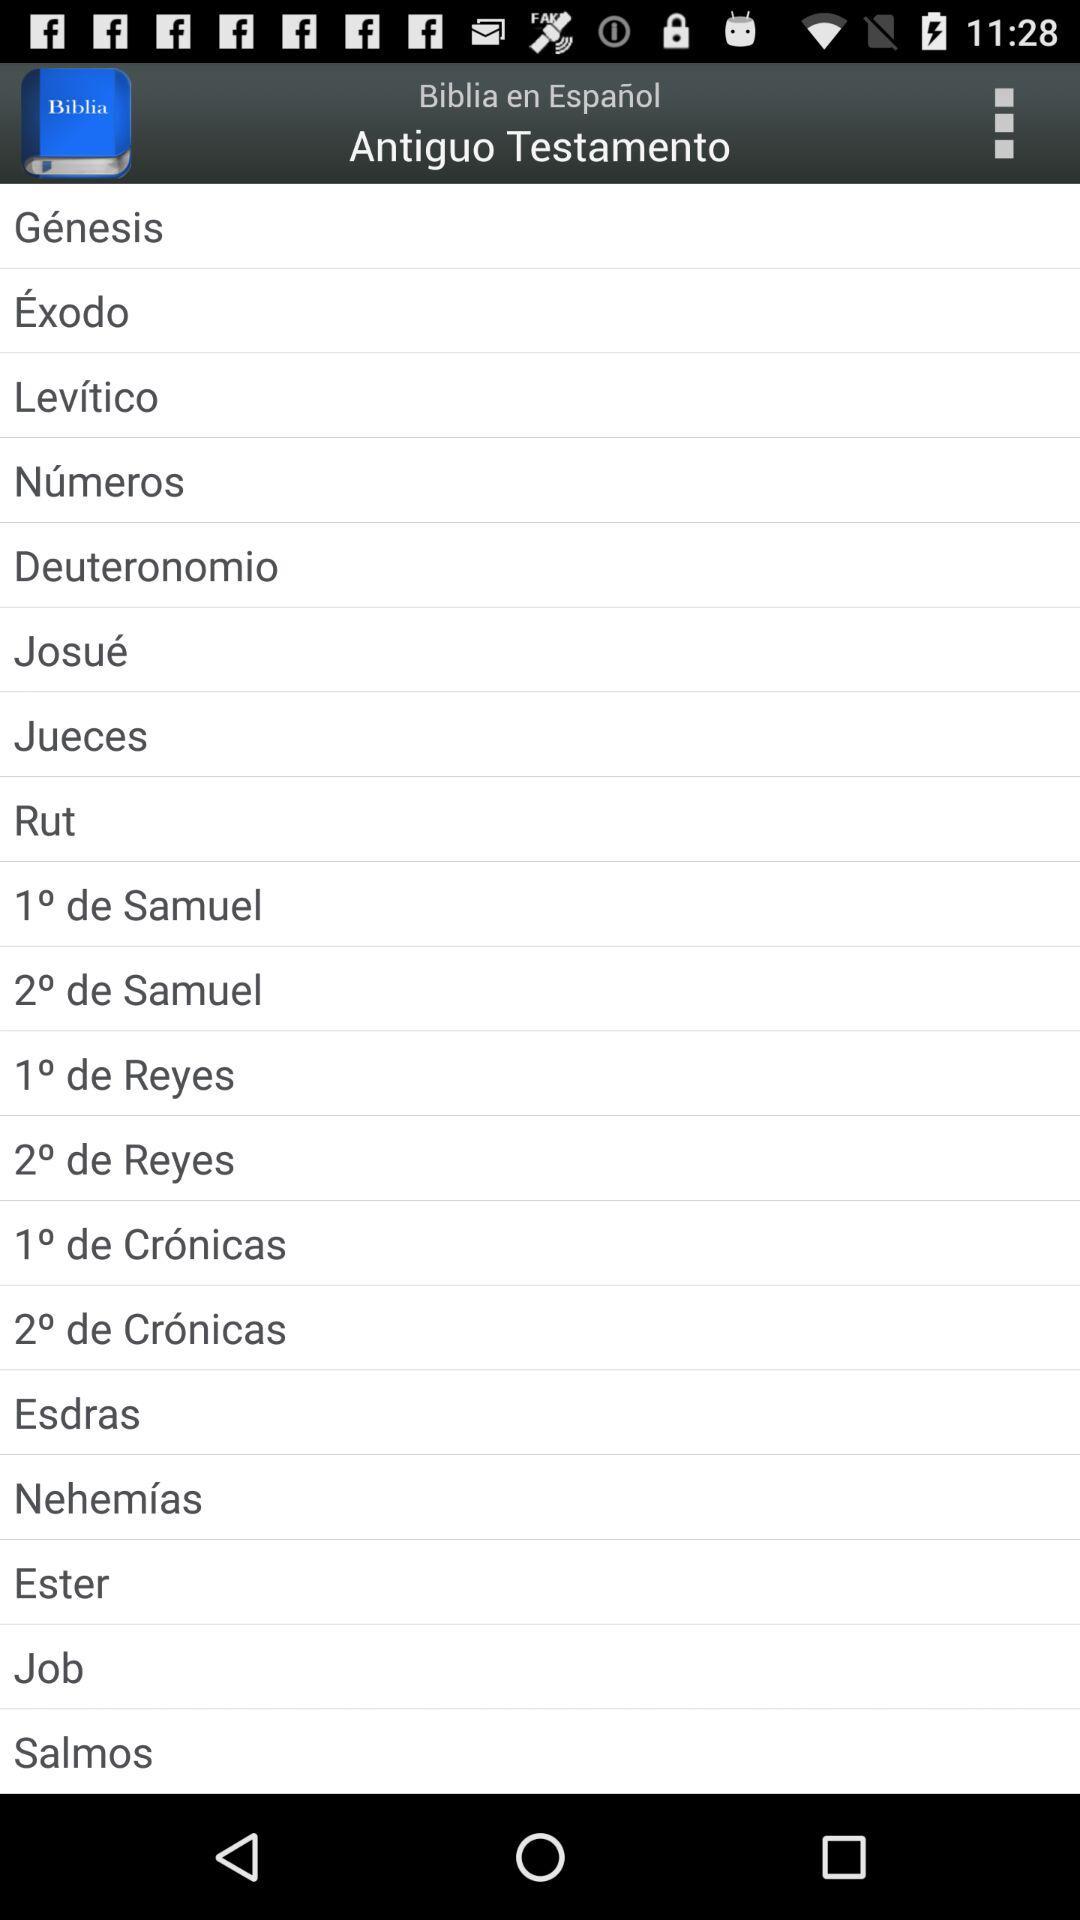 This screenshot has width=1080, height=1920. What do you see at coordinates (540, 1750) in the screenshot?
I see `icon below job icon` at bounding box center [540, 1750].